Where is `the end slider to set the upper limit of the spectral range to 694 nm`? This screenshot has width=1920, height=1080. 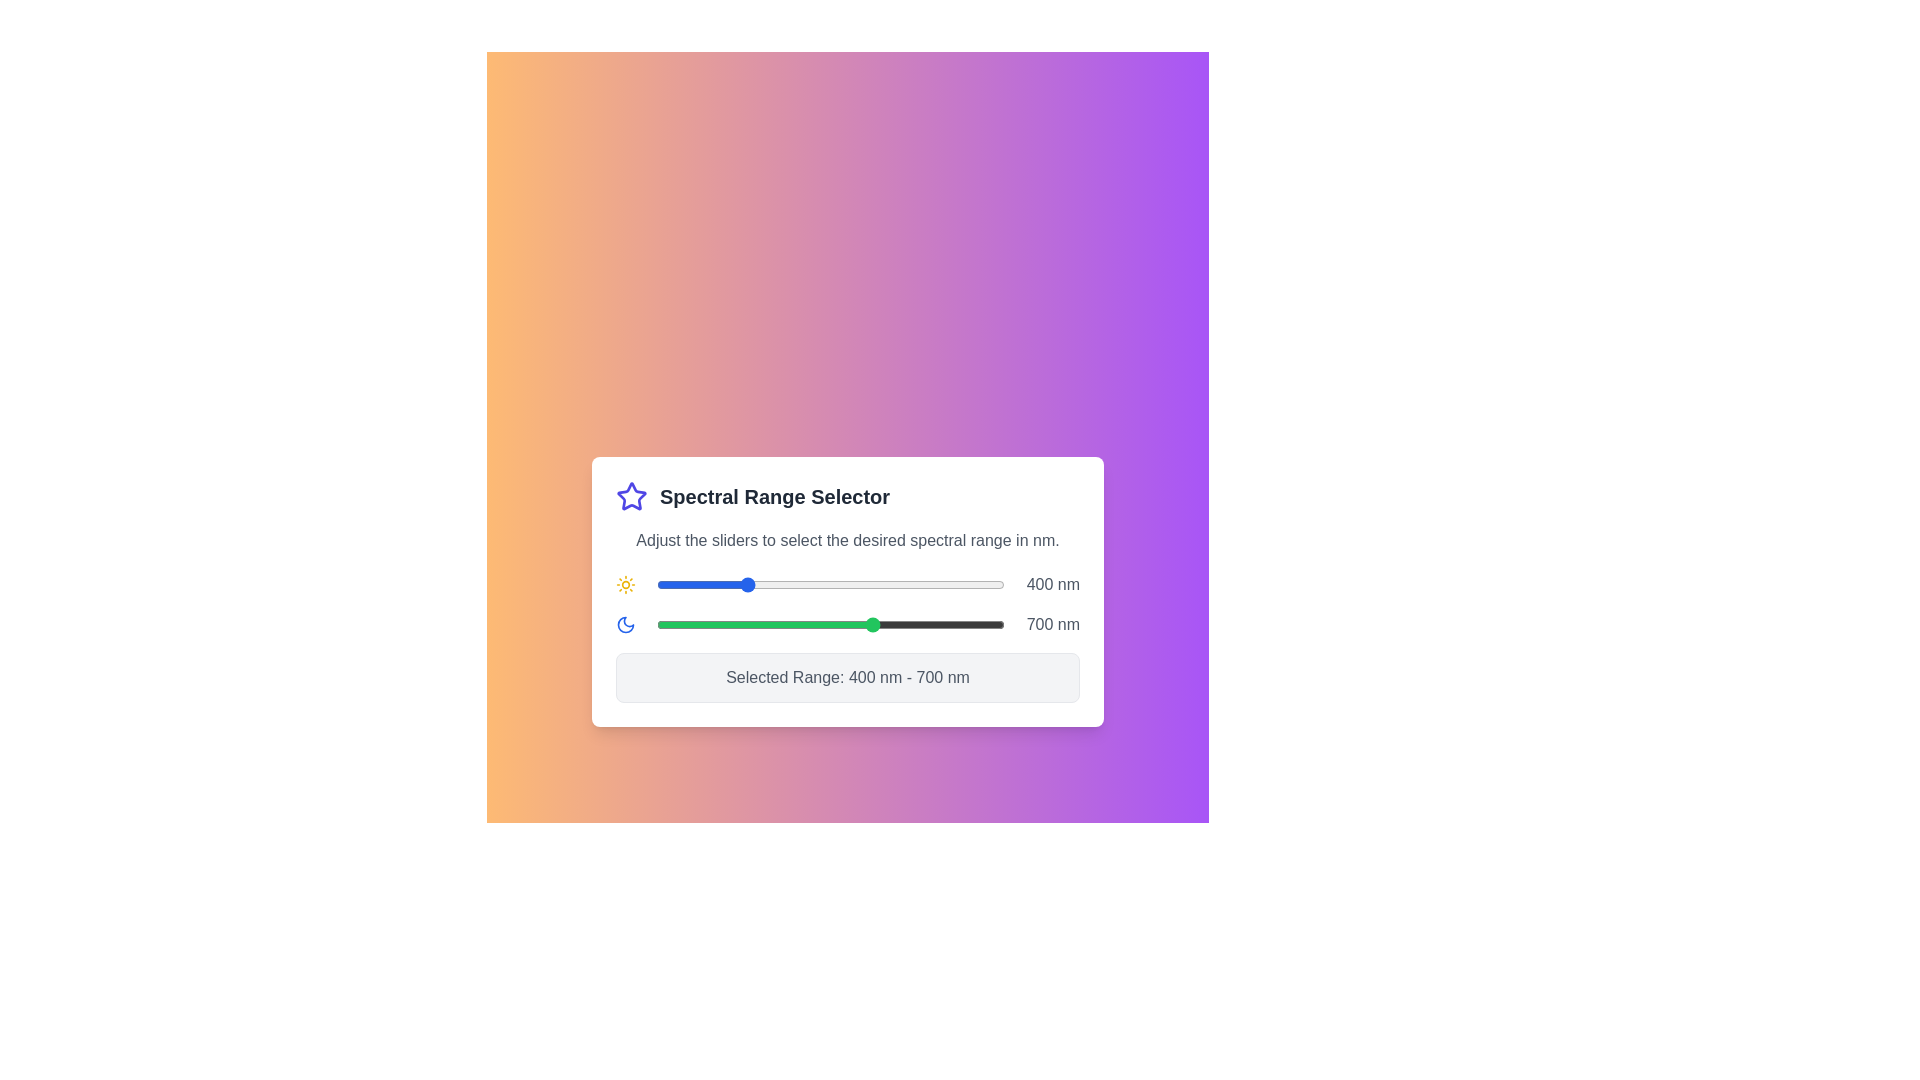 the end slider to set the upper limit of the spectral range to 694 nm is located at coordinates (872, 623).